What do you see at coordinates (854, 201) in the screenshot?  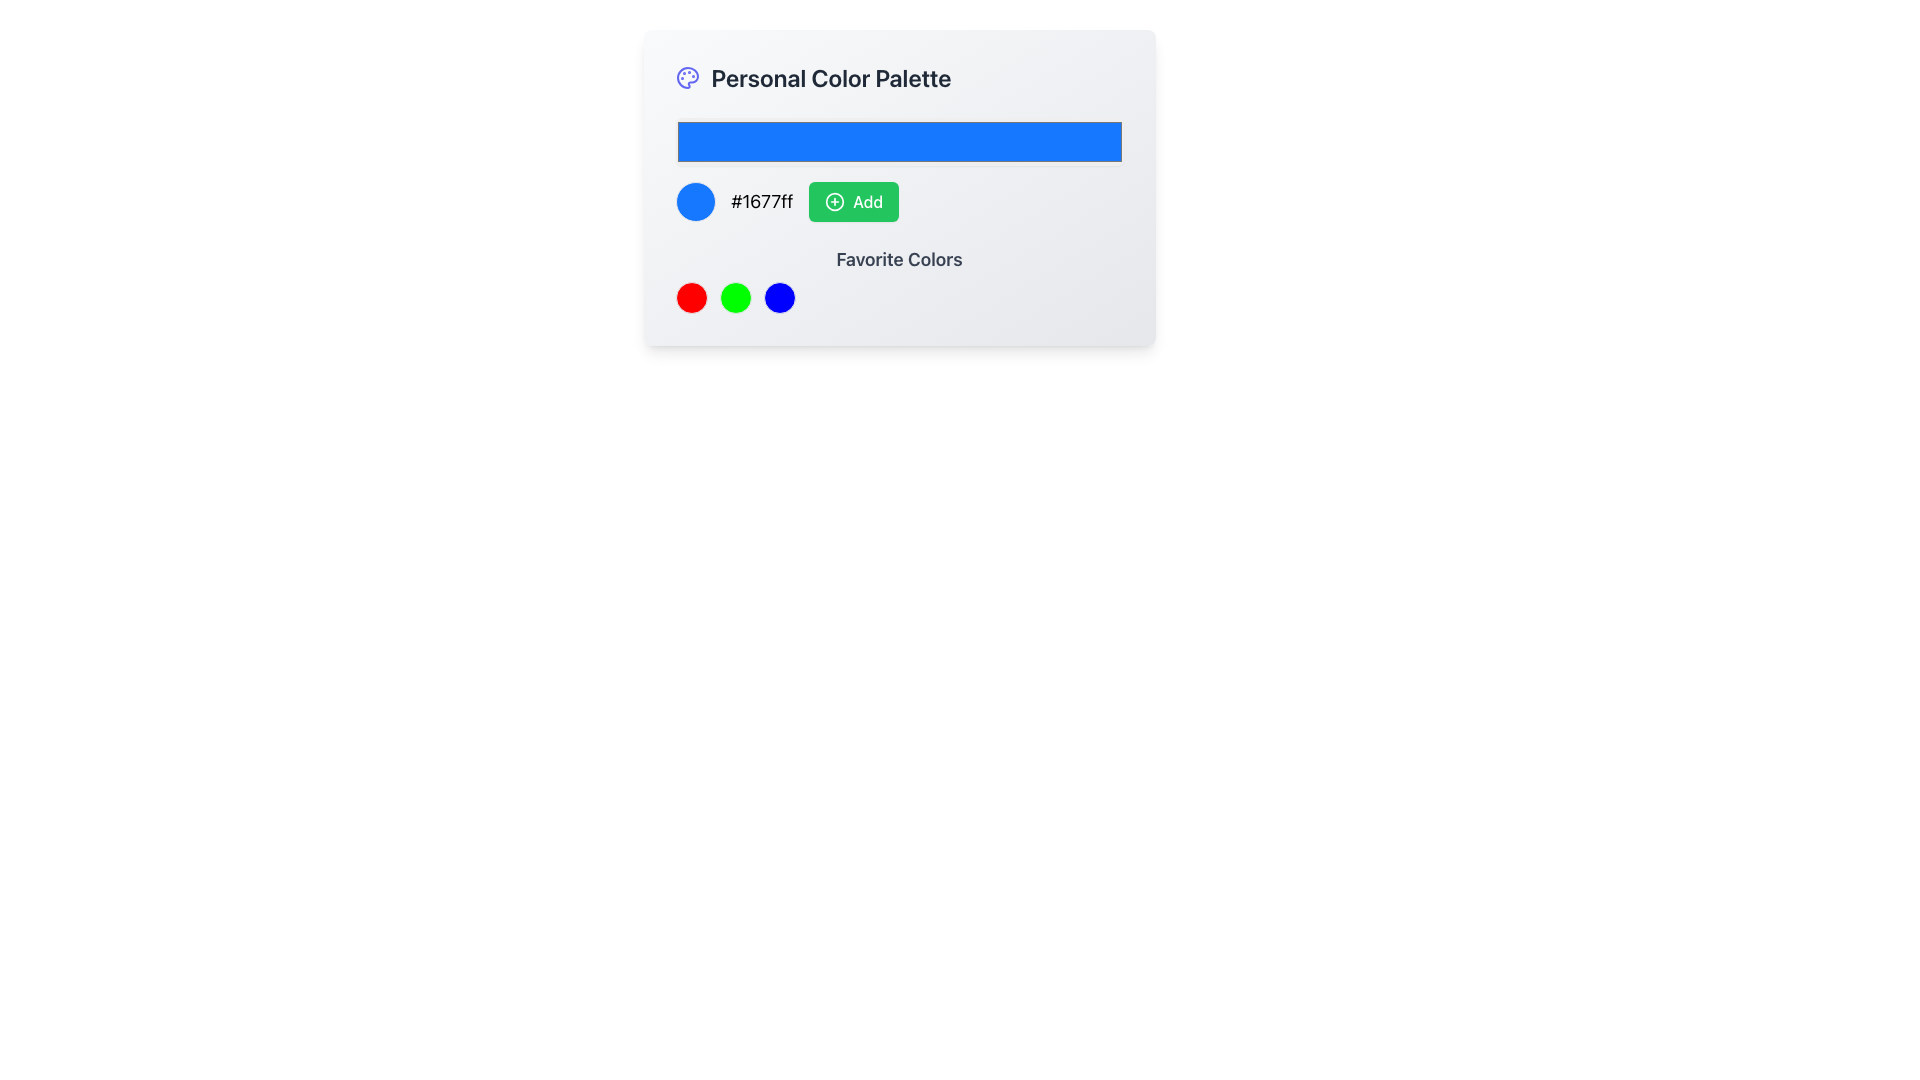 I see `the add new items button located in the top-right section of the color information panel` at bounding box center [854, 201].